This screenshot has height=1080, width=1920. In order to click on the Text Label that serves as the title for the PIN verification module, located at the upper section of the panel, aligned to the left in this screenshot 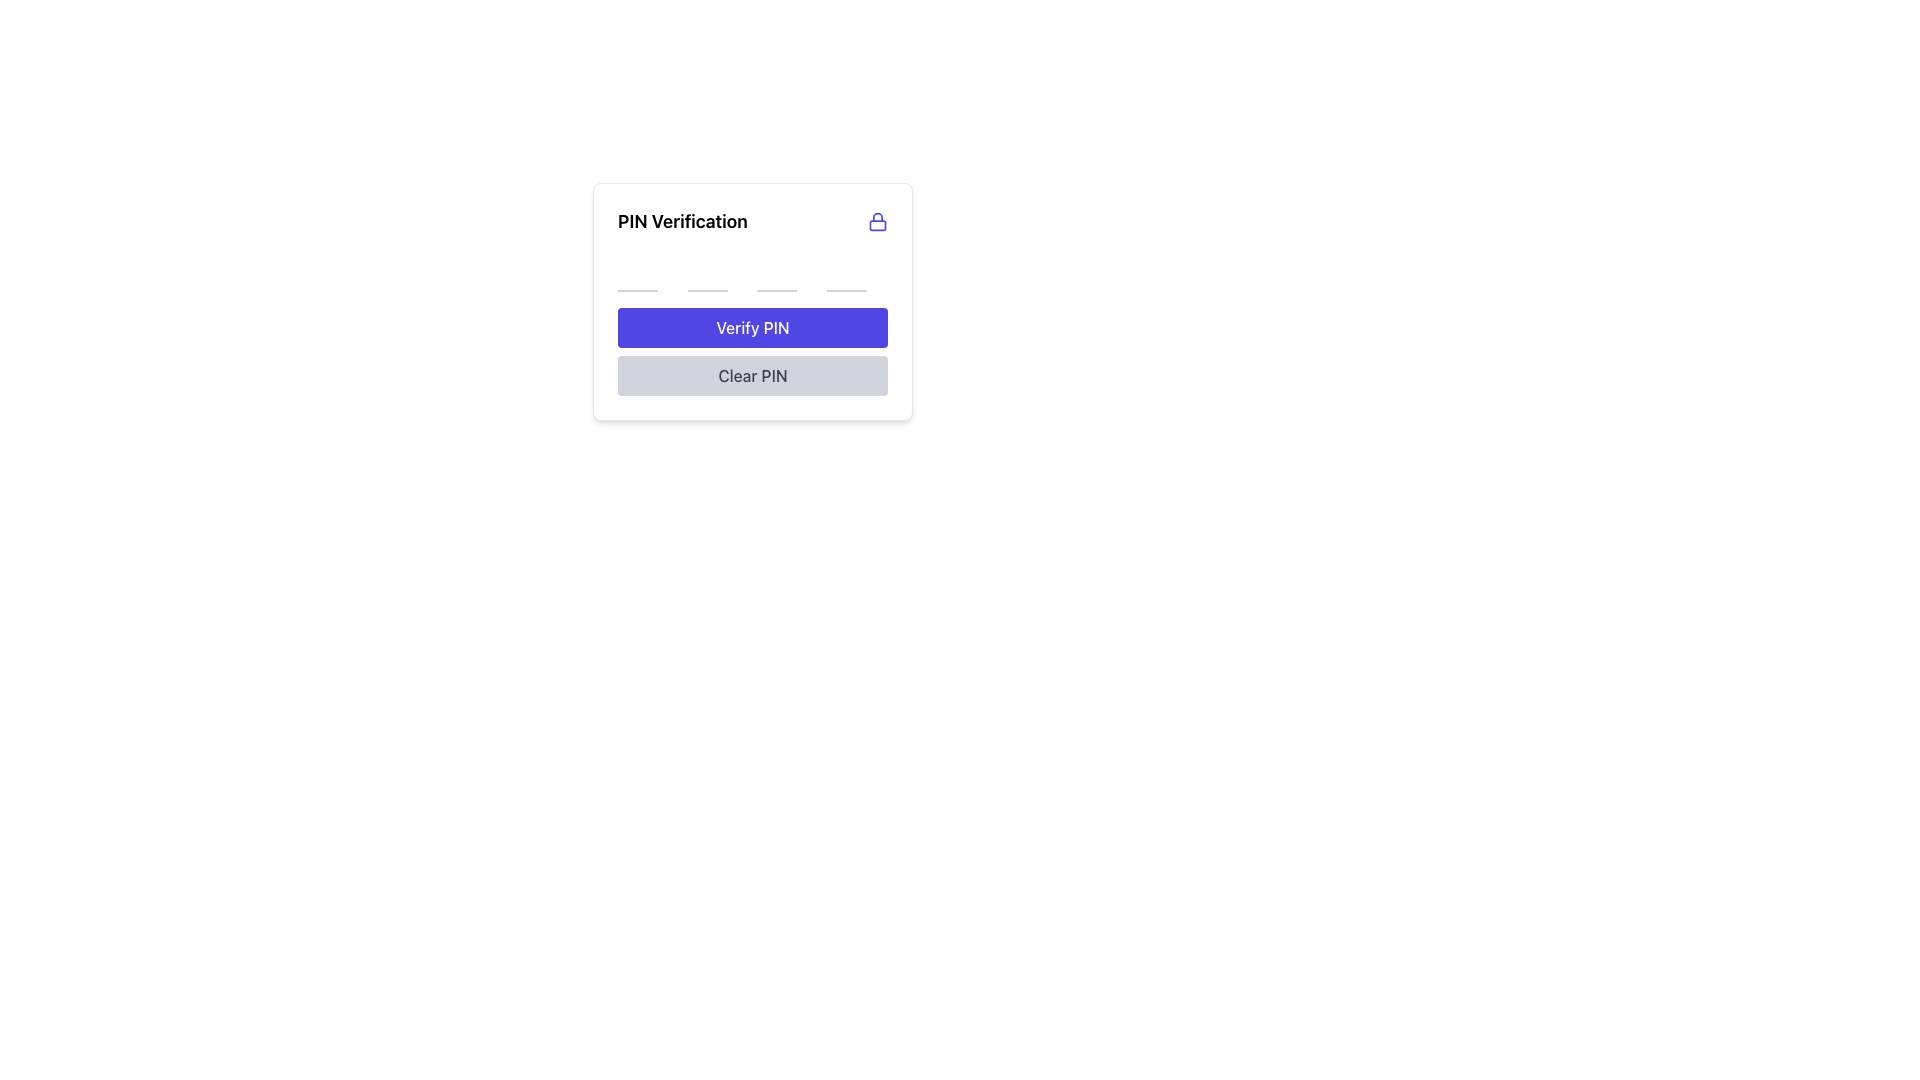, I will do `click(682, 222)`.